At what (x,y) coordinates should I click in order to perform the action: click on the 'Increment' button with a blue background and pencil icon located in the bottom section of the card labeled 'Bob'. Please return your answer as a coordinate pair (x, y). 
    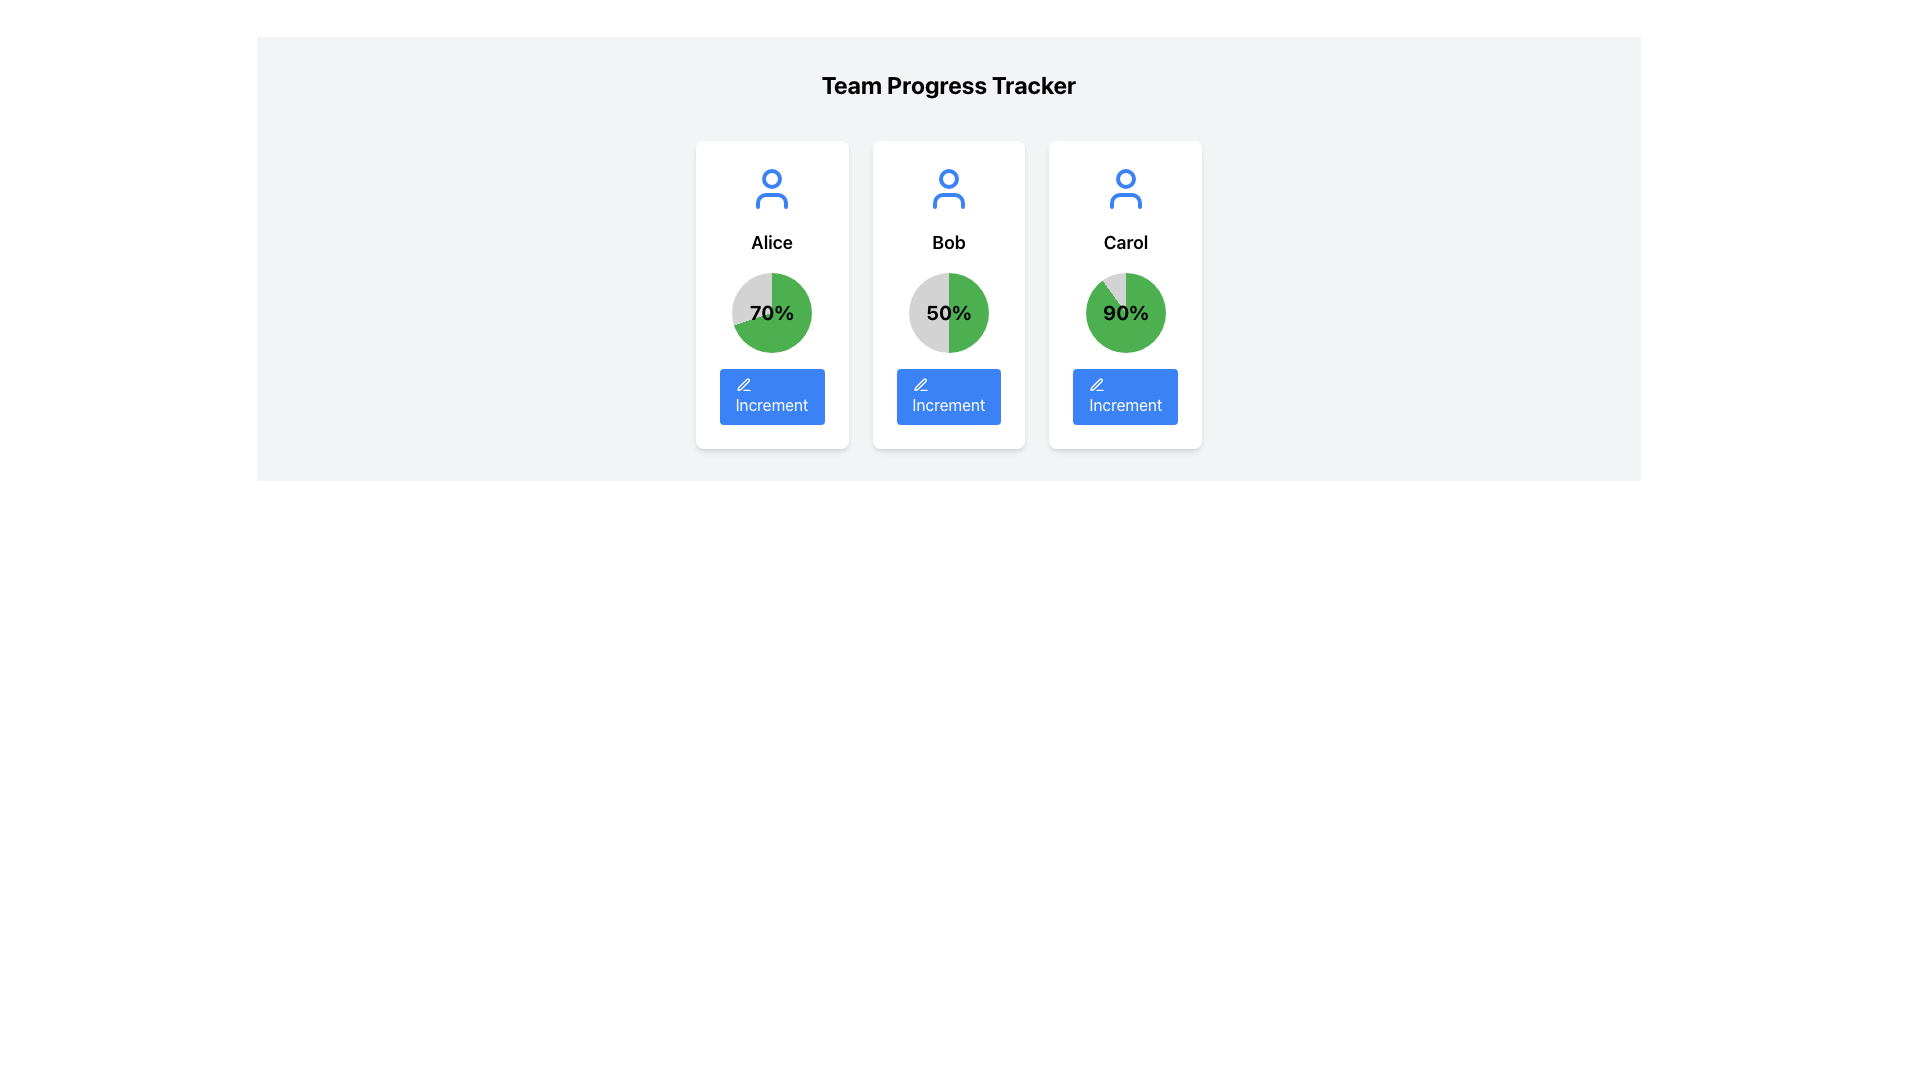
    Looking at the image, I should click on (948, 397).